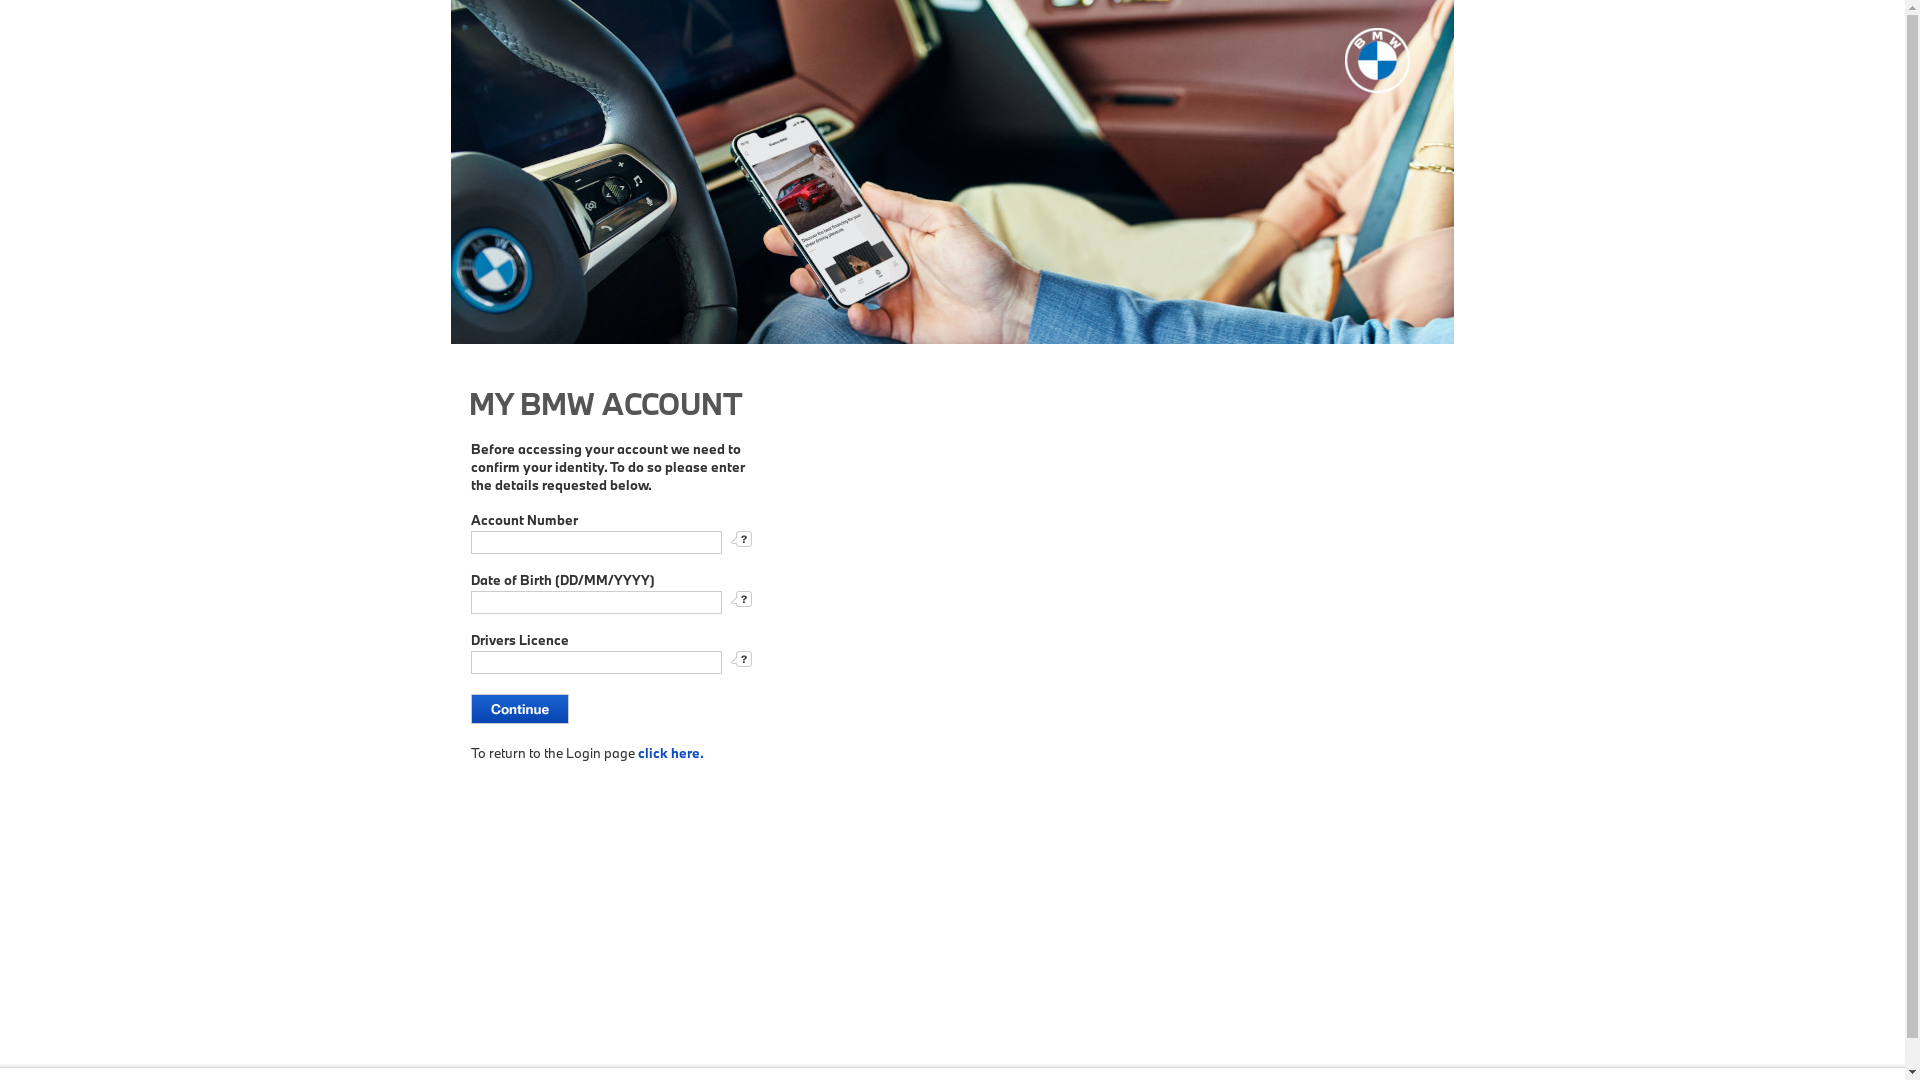 The height and width of the screenshot is (1080, 1920). I want to click on 'click here.', so click(671, 752).